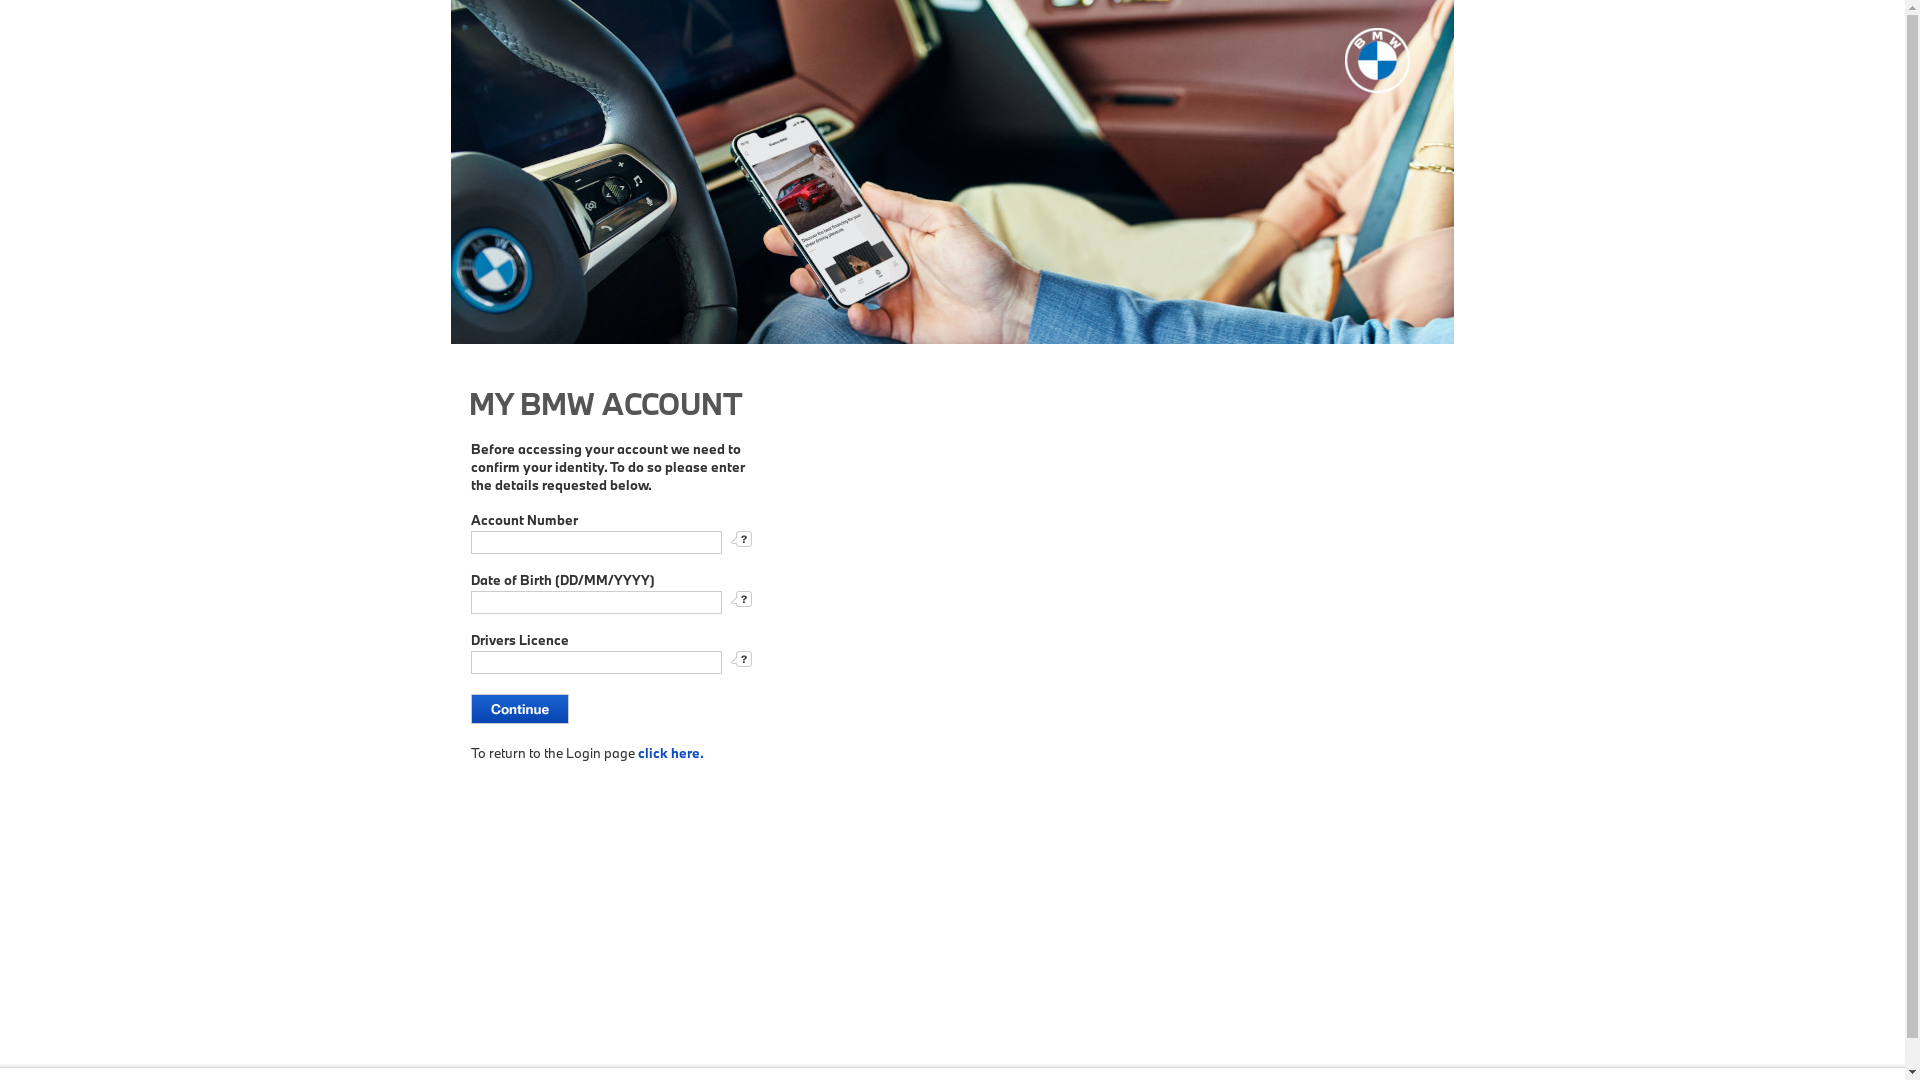 The height and width of the screenshot is (1080, 1920). I want to click on 'click here.', so click(671, 752).